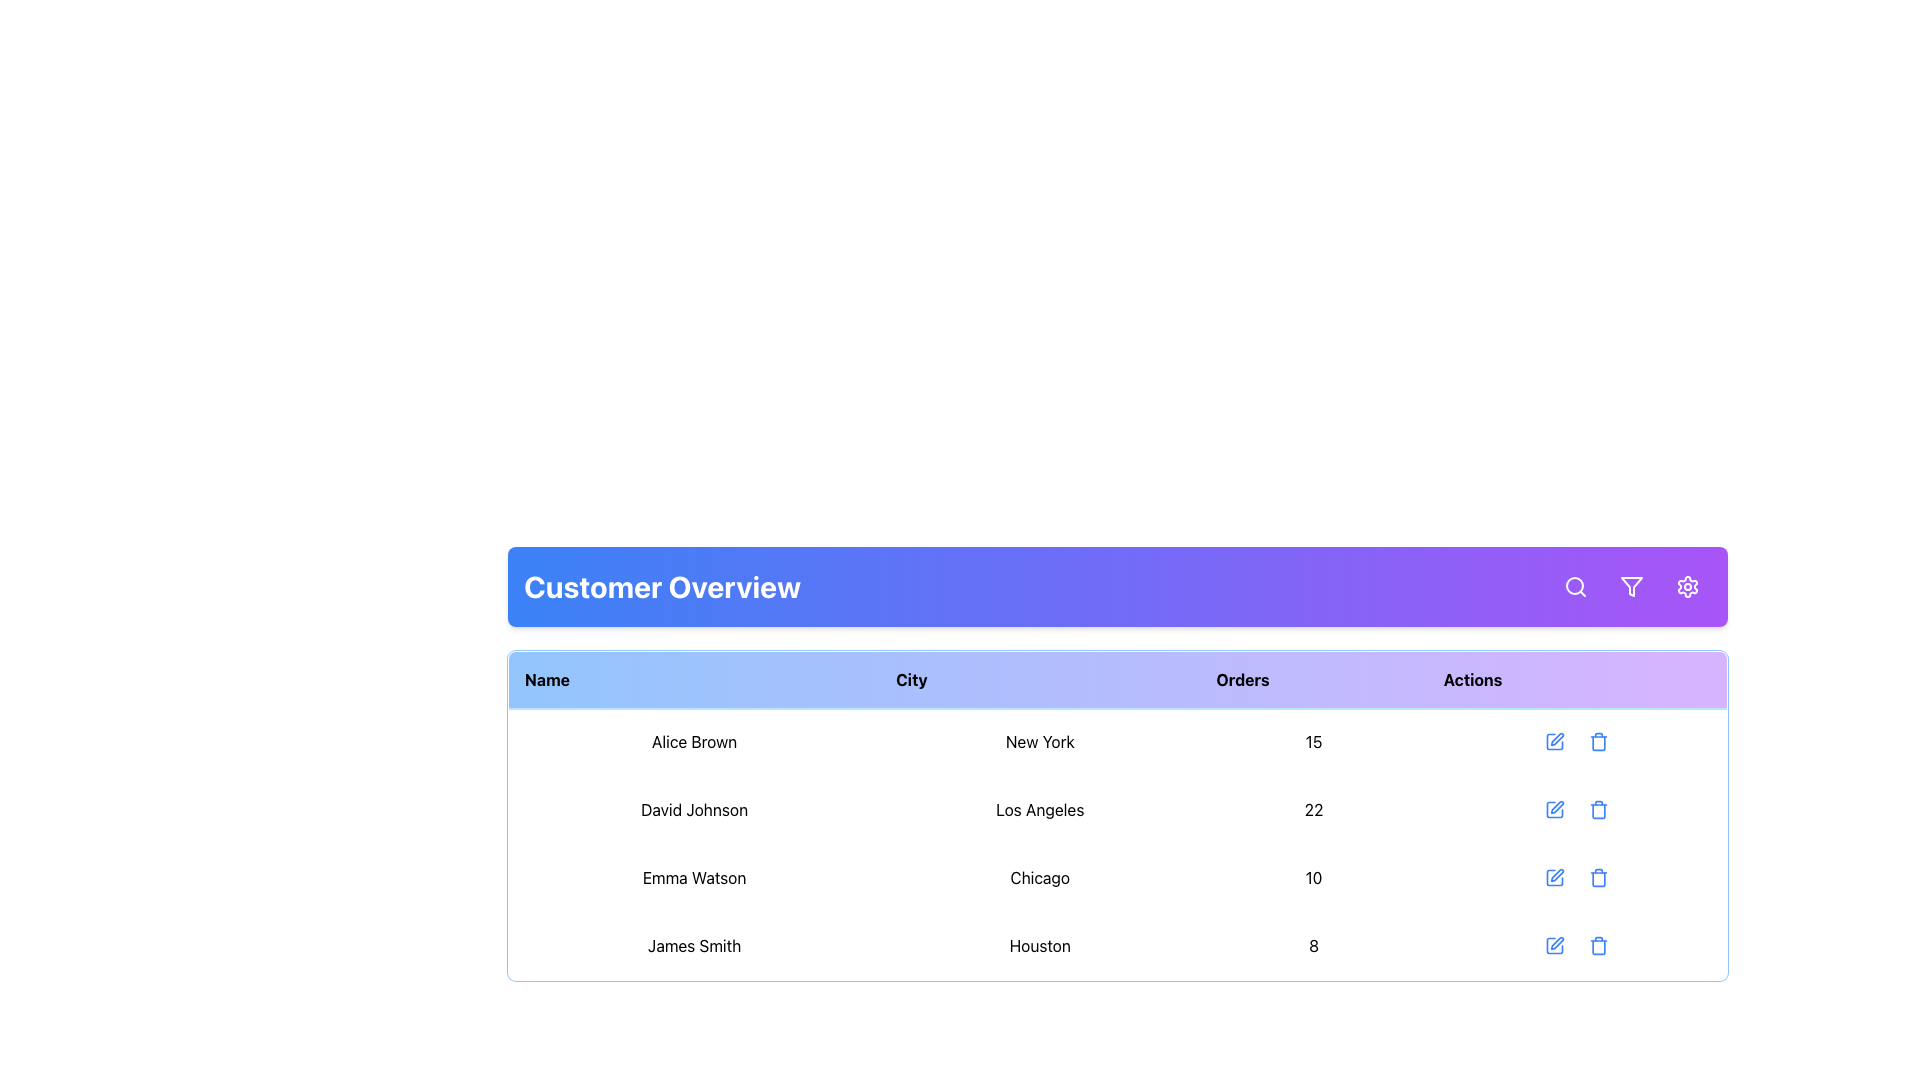  What do you see at coordinates (1597, 741) in the screenshot?
I see `the delete icon button located in the 'Actions' column of the first row for 'Alice Brown'` at bounding box center [1597, 741].